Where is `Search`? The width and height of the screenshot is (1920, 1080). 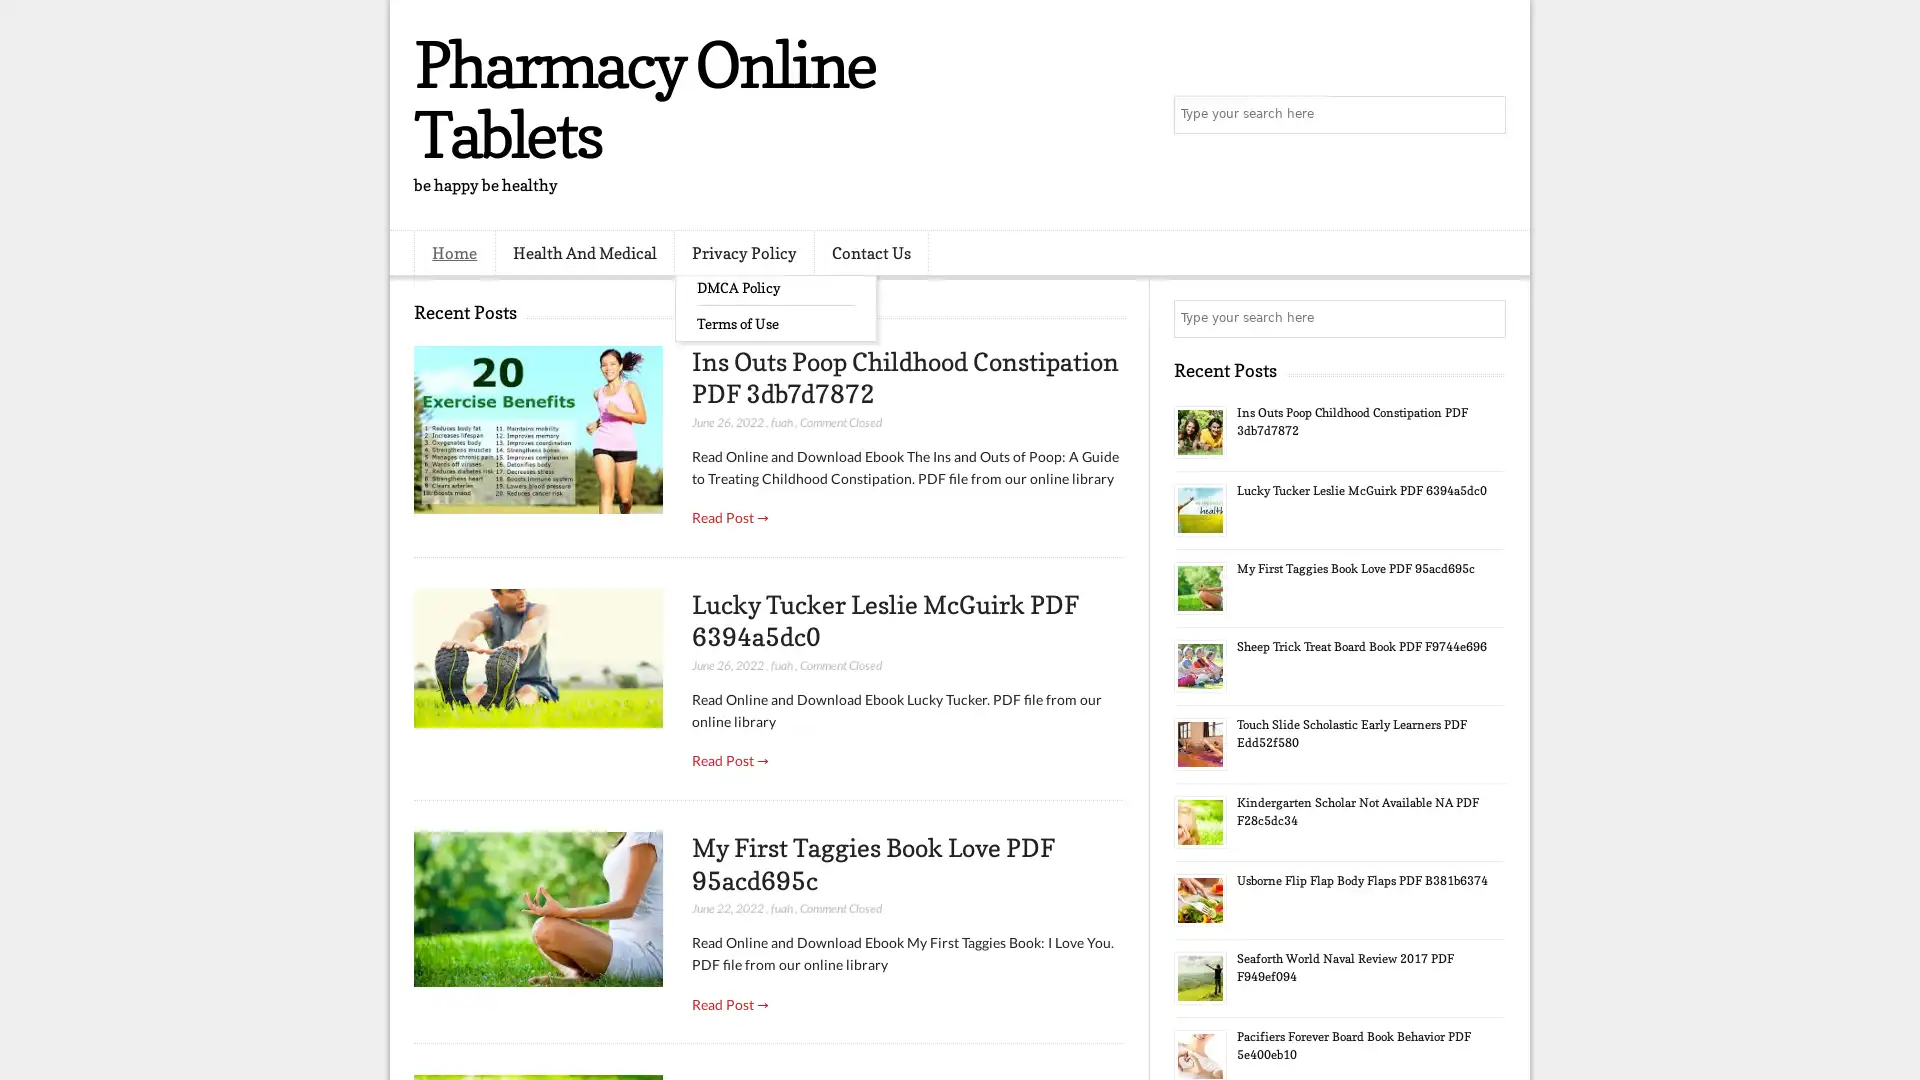 Search is located at coordinates (1485, 318).